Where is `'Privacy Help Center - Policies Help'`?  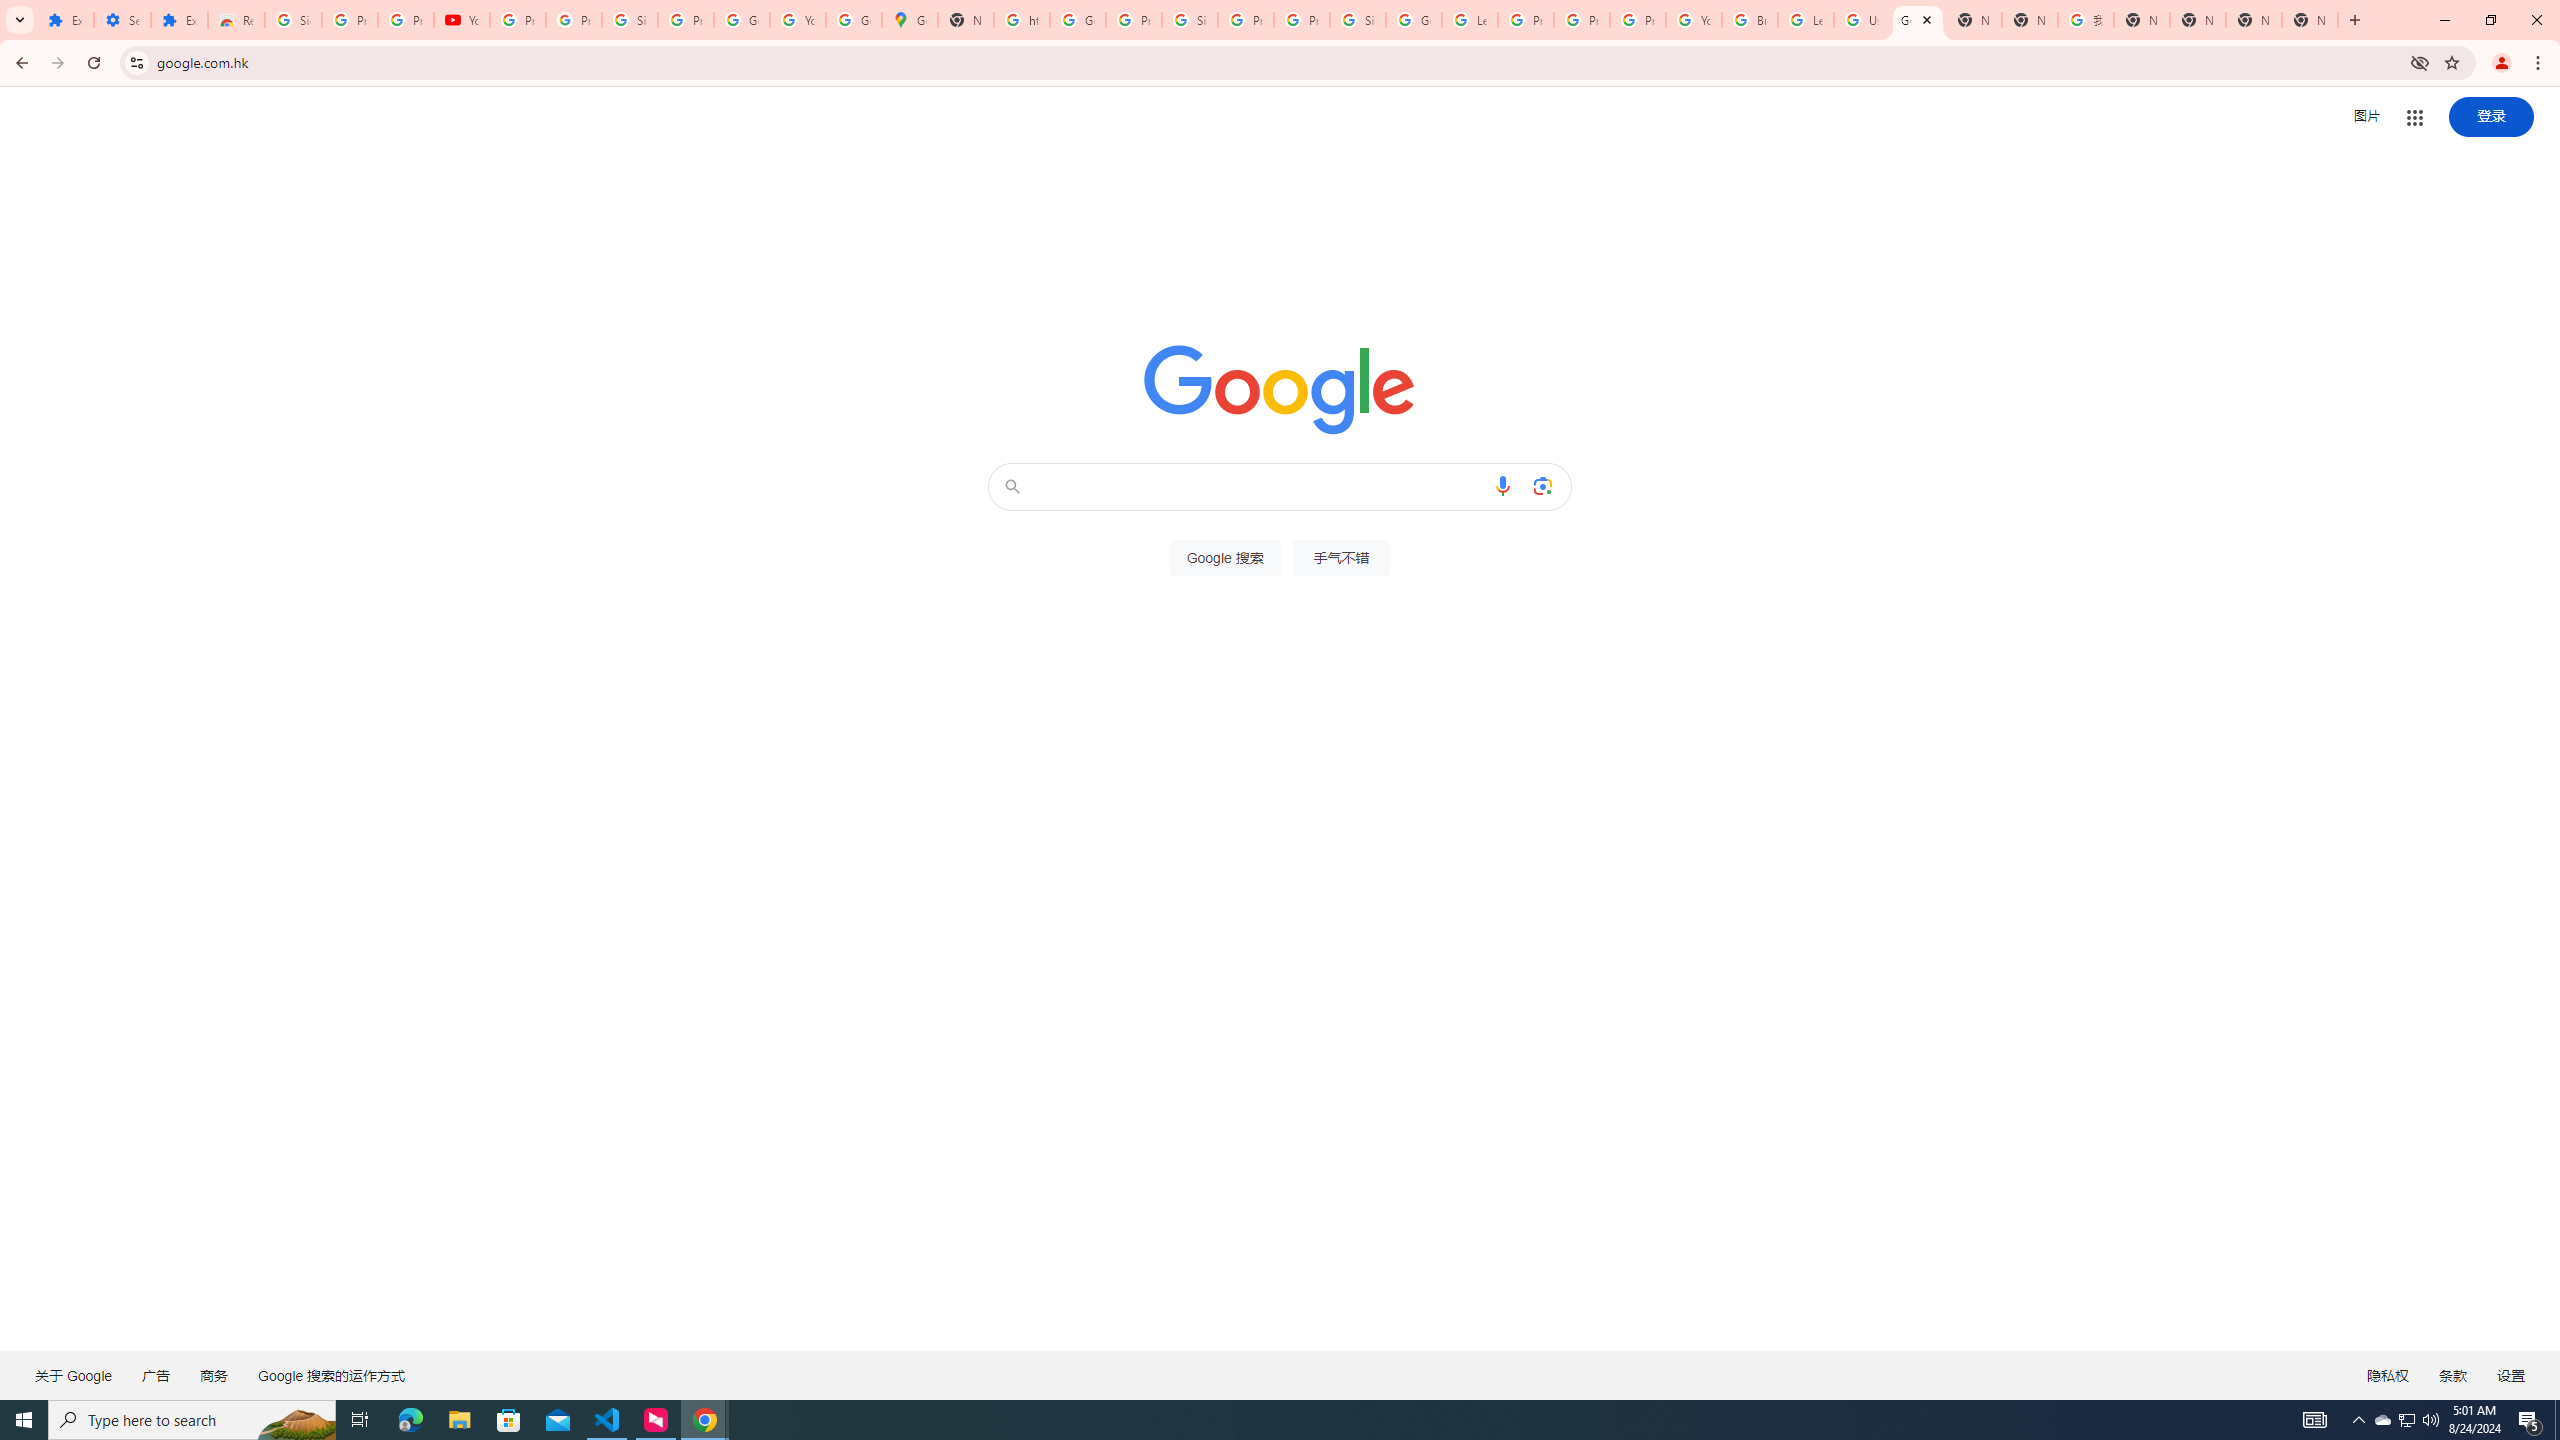
'Privacy Help Center - Policies Help' is located at coordinates (1526, 19).